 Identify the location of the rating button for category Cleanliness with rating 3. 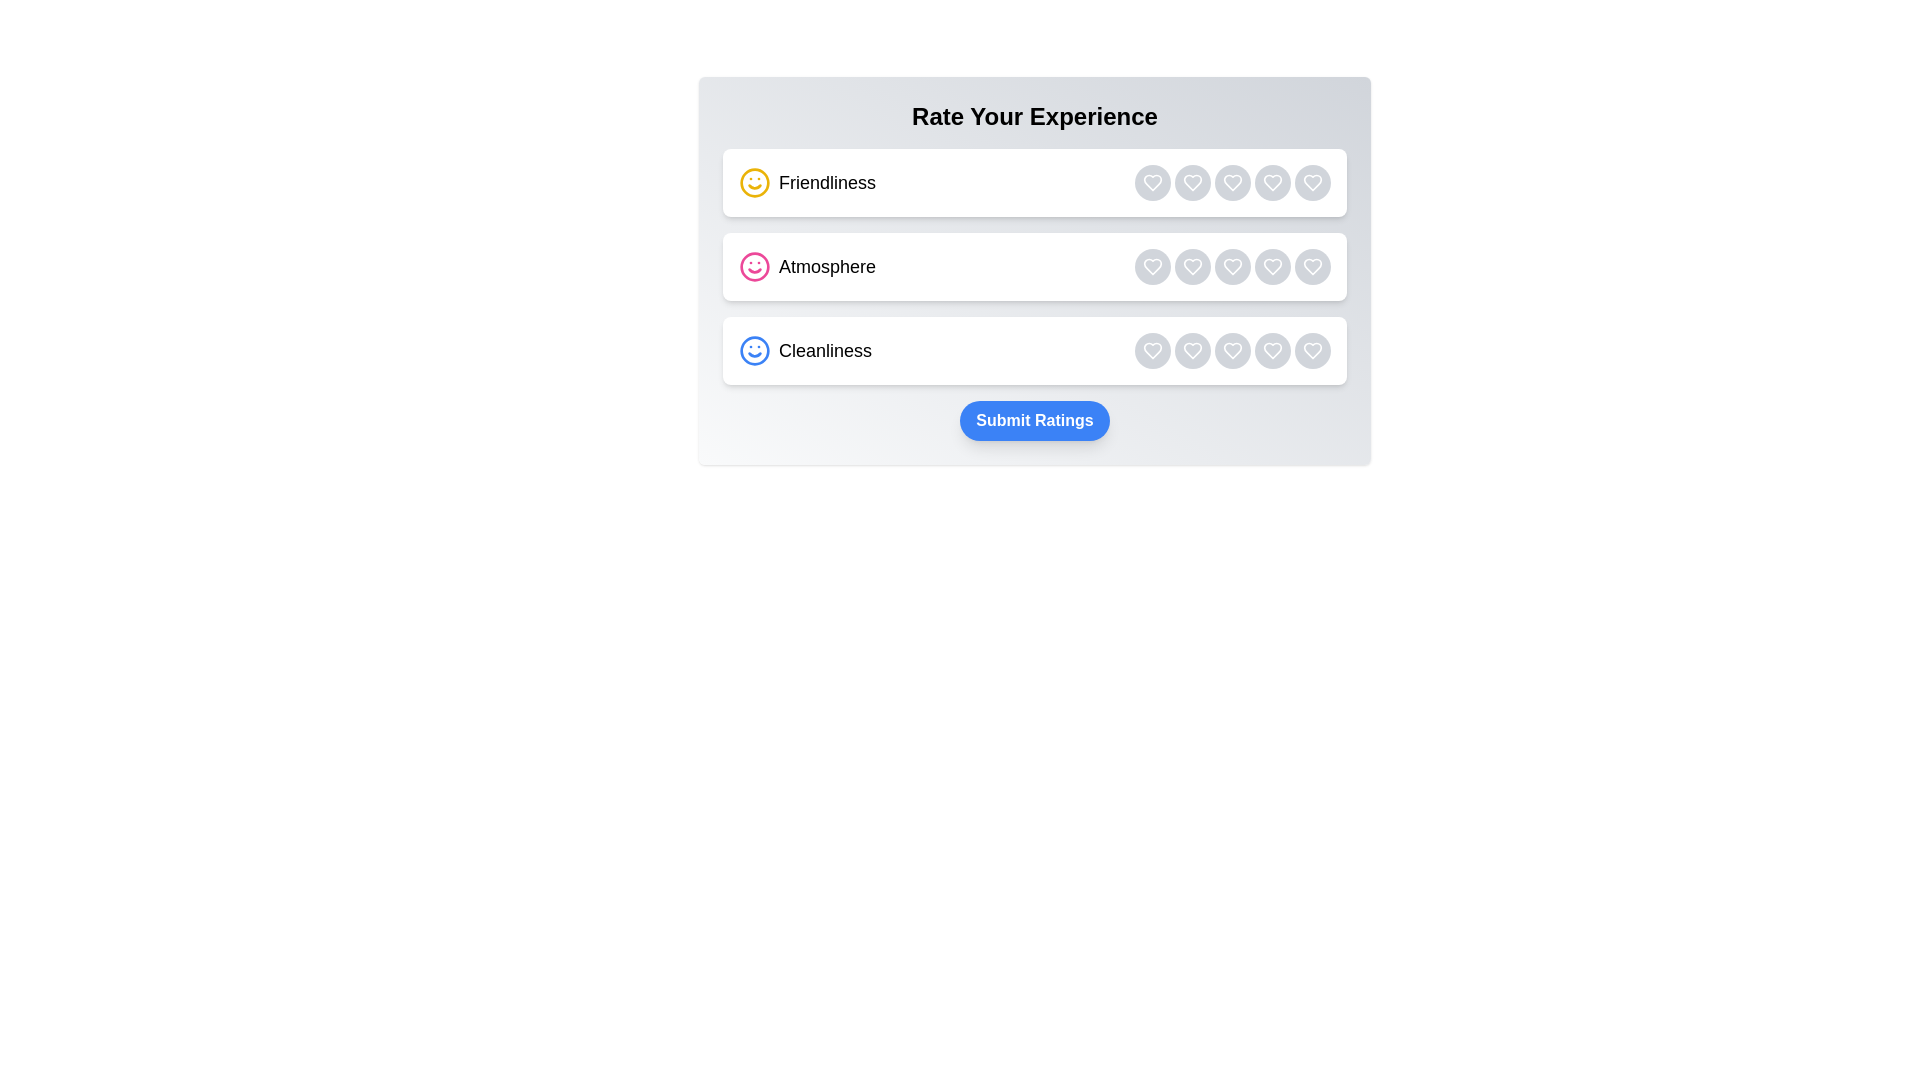
(1232, 350).